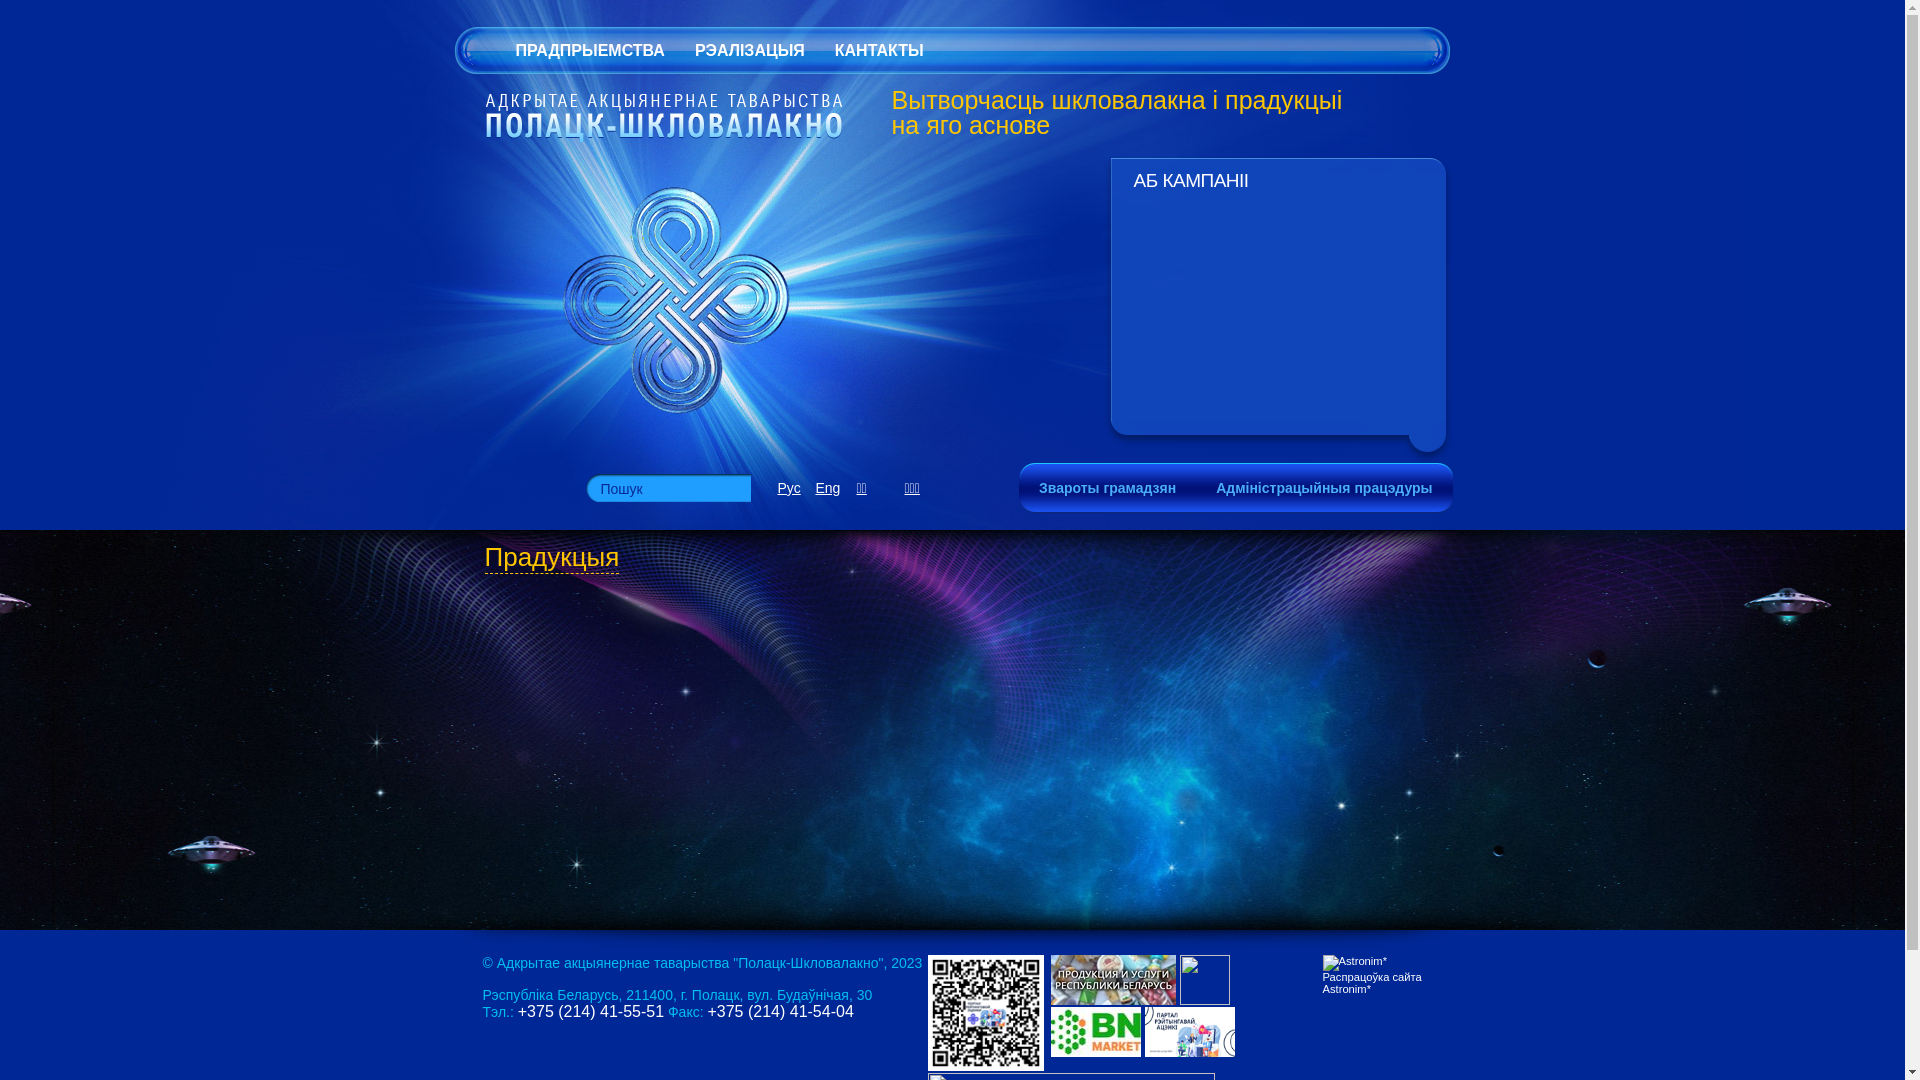  I want to click on 'Astronim*', so click(1321, 962).